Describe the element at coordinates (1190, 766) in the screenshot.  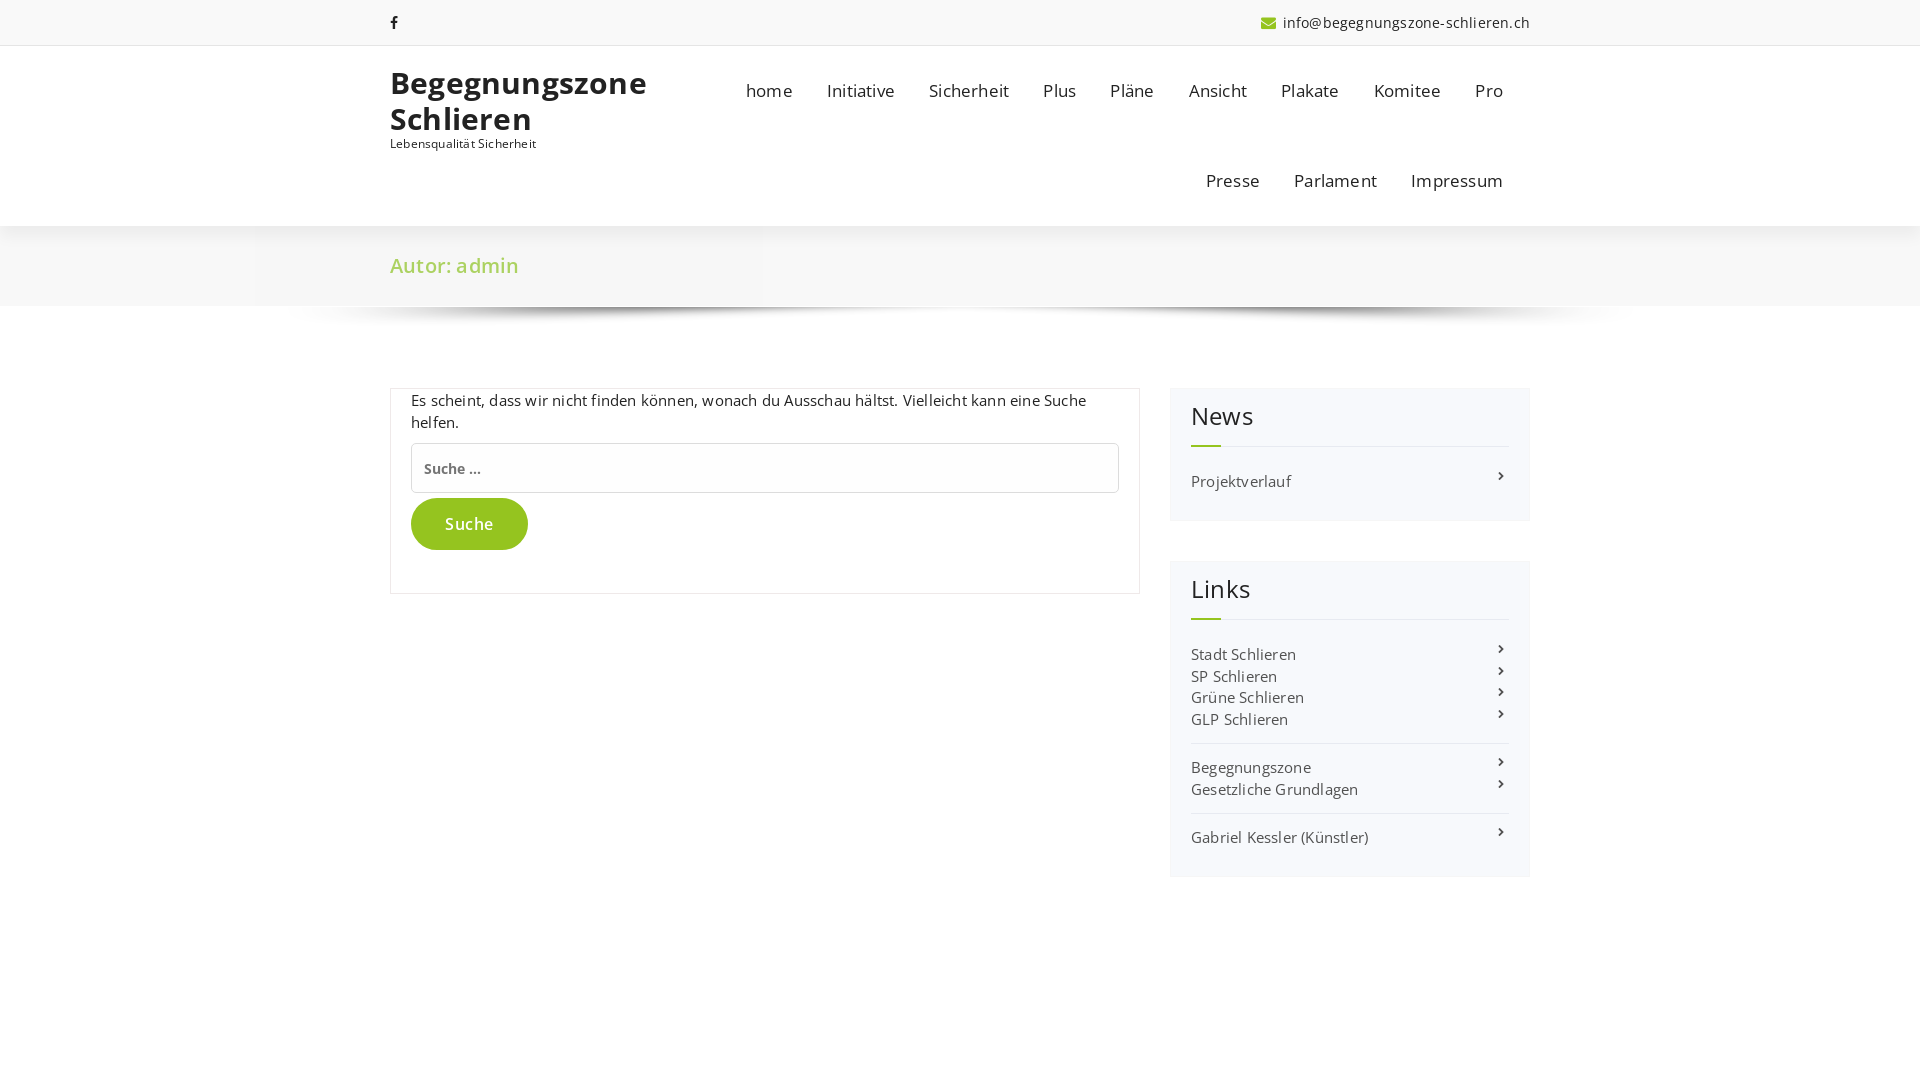
I see `'Begegnungszone'` at that location.